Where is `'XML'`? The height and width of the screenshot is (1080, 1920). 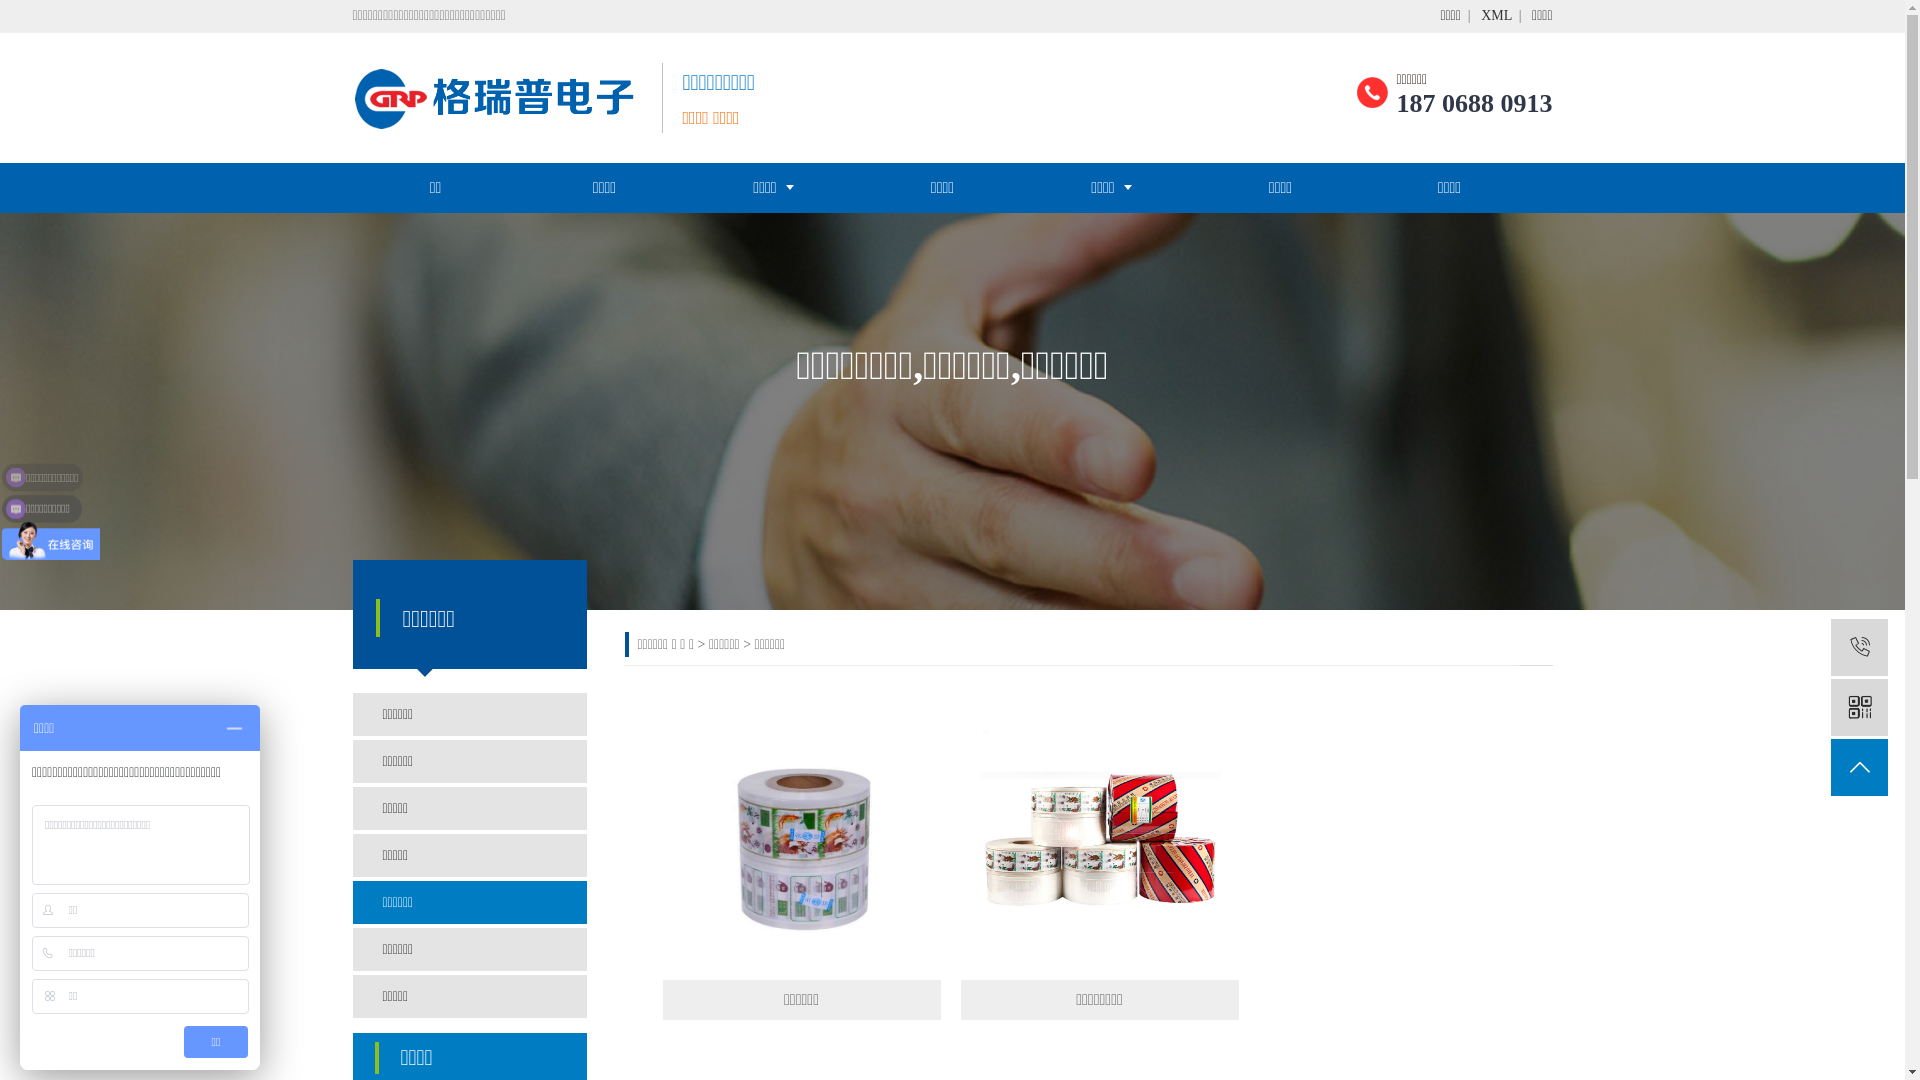 'XML' is located at coordinates (1496, 15).